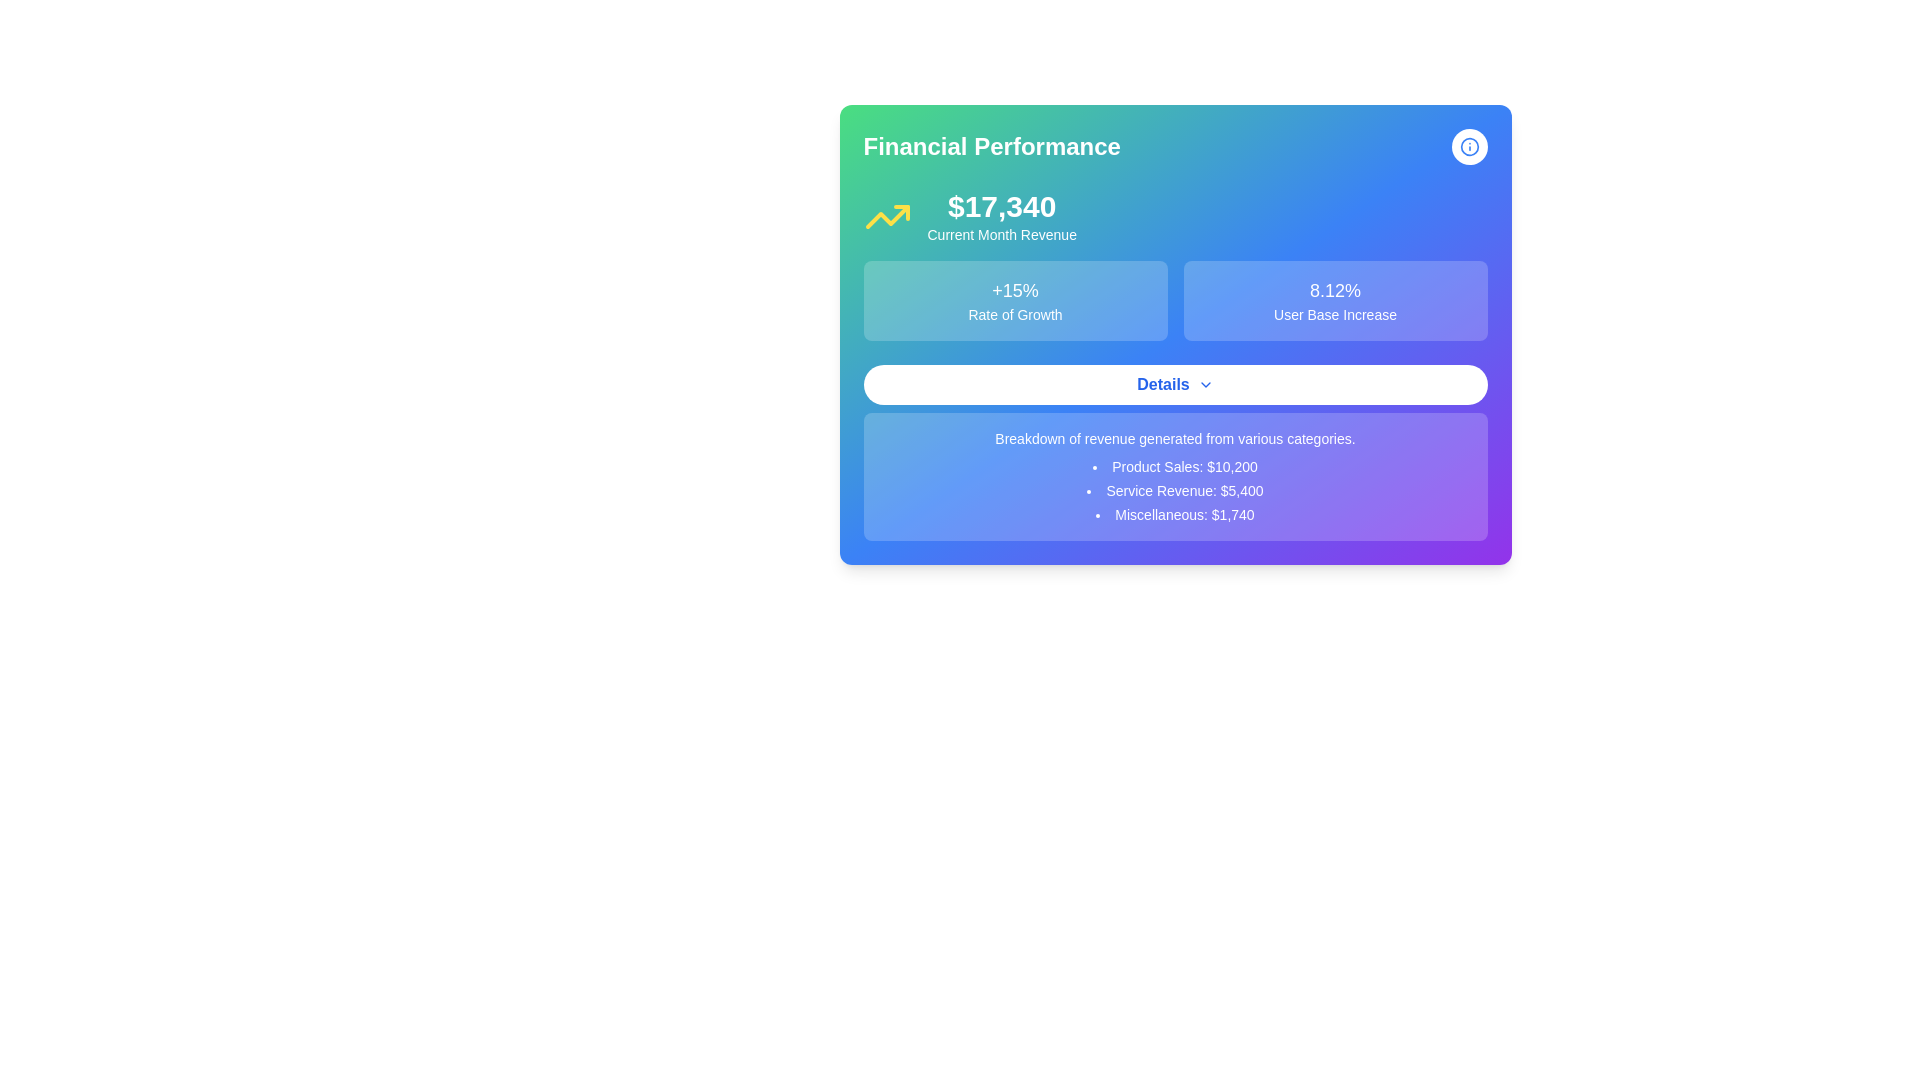 The image size is (1920, 1080). I want to click on the button located in the middle section of the card, positioned below 'Current Month Revenue' and above 'Breakdown of revenue generated from various categories', for keyboard interaction, so click(1175, 385).